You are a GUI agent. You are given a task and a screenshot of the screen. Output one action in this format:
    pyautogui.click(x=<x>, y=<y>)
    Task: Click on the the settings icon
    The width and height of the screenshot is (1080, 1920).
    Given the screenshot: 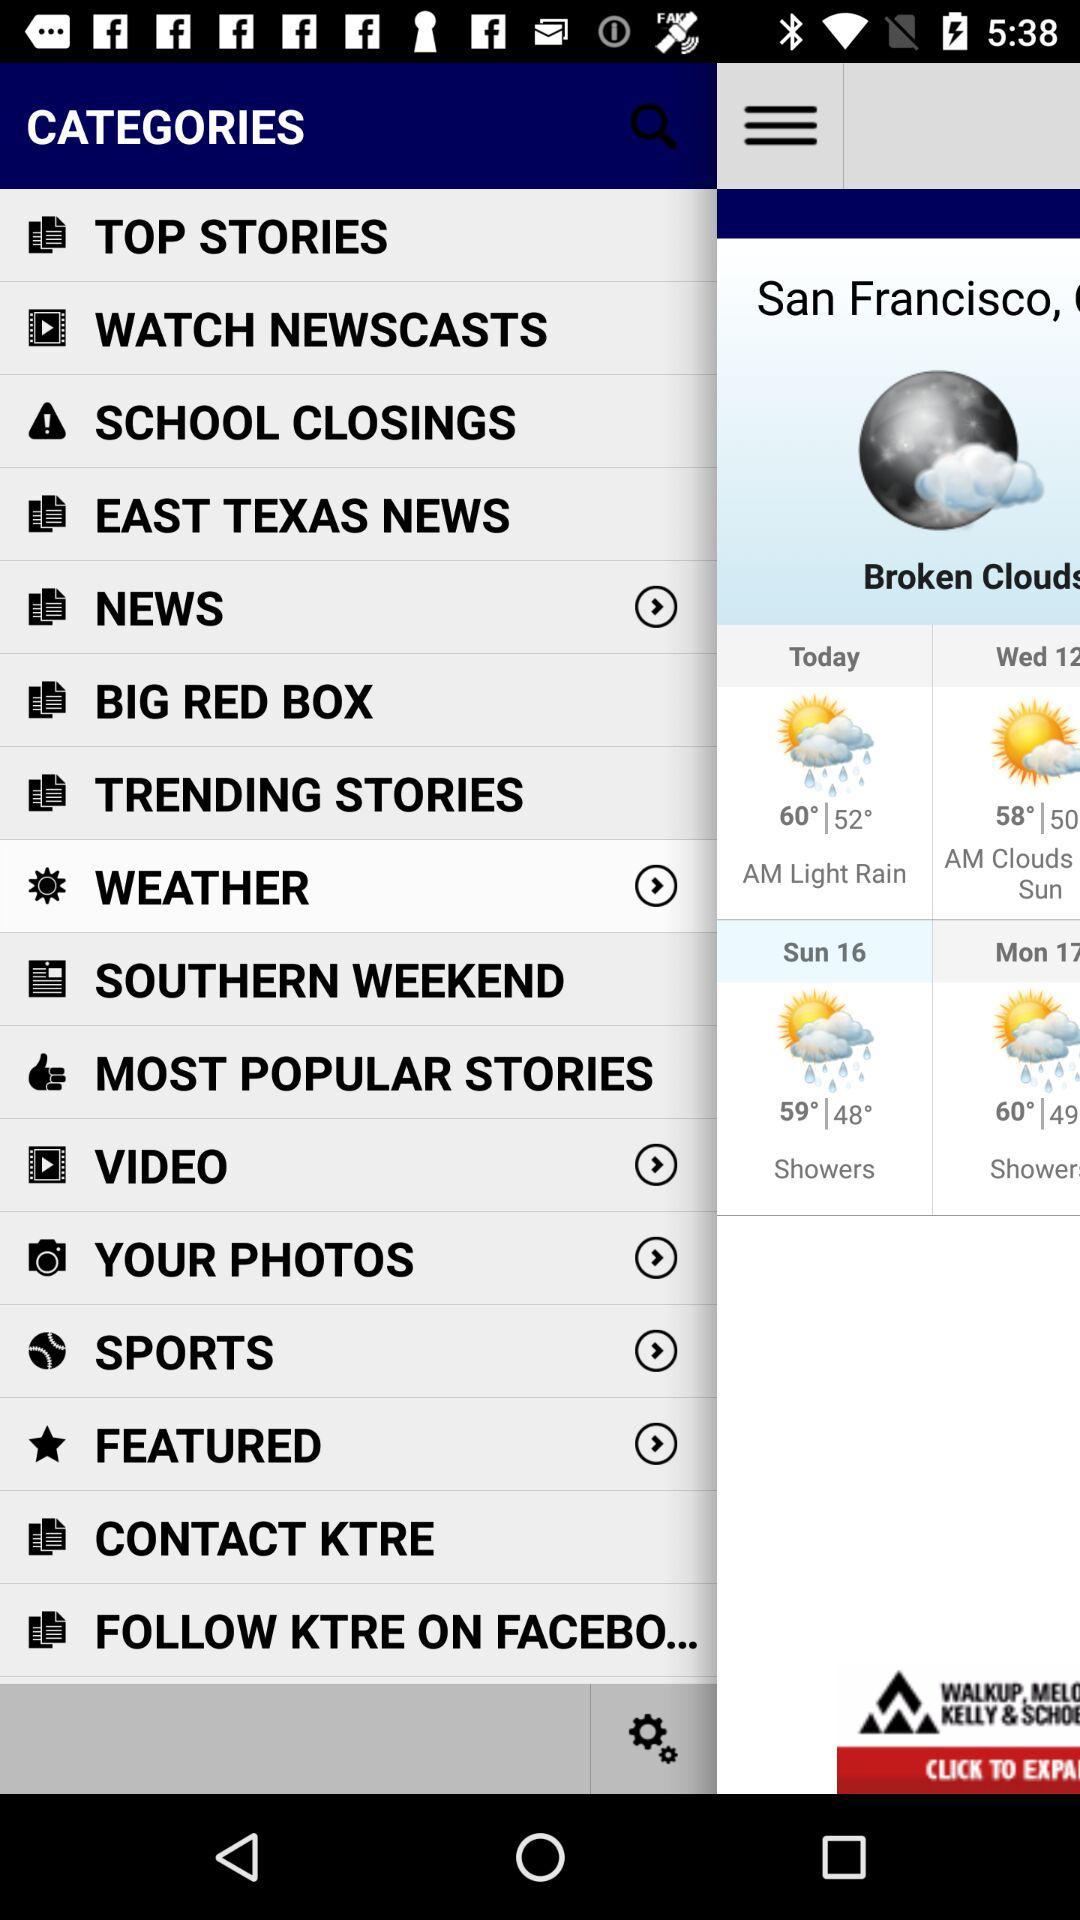 What is the action you would take?
    pyautogui.click(x=654, y=1737)
    